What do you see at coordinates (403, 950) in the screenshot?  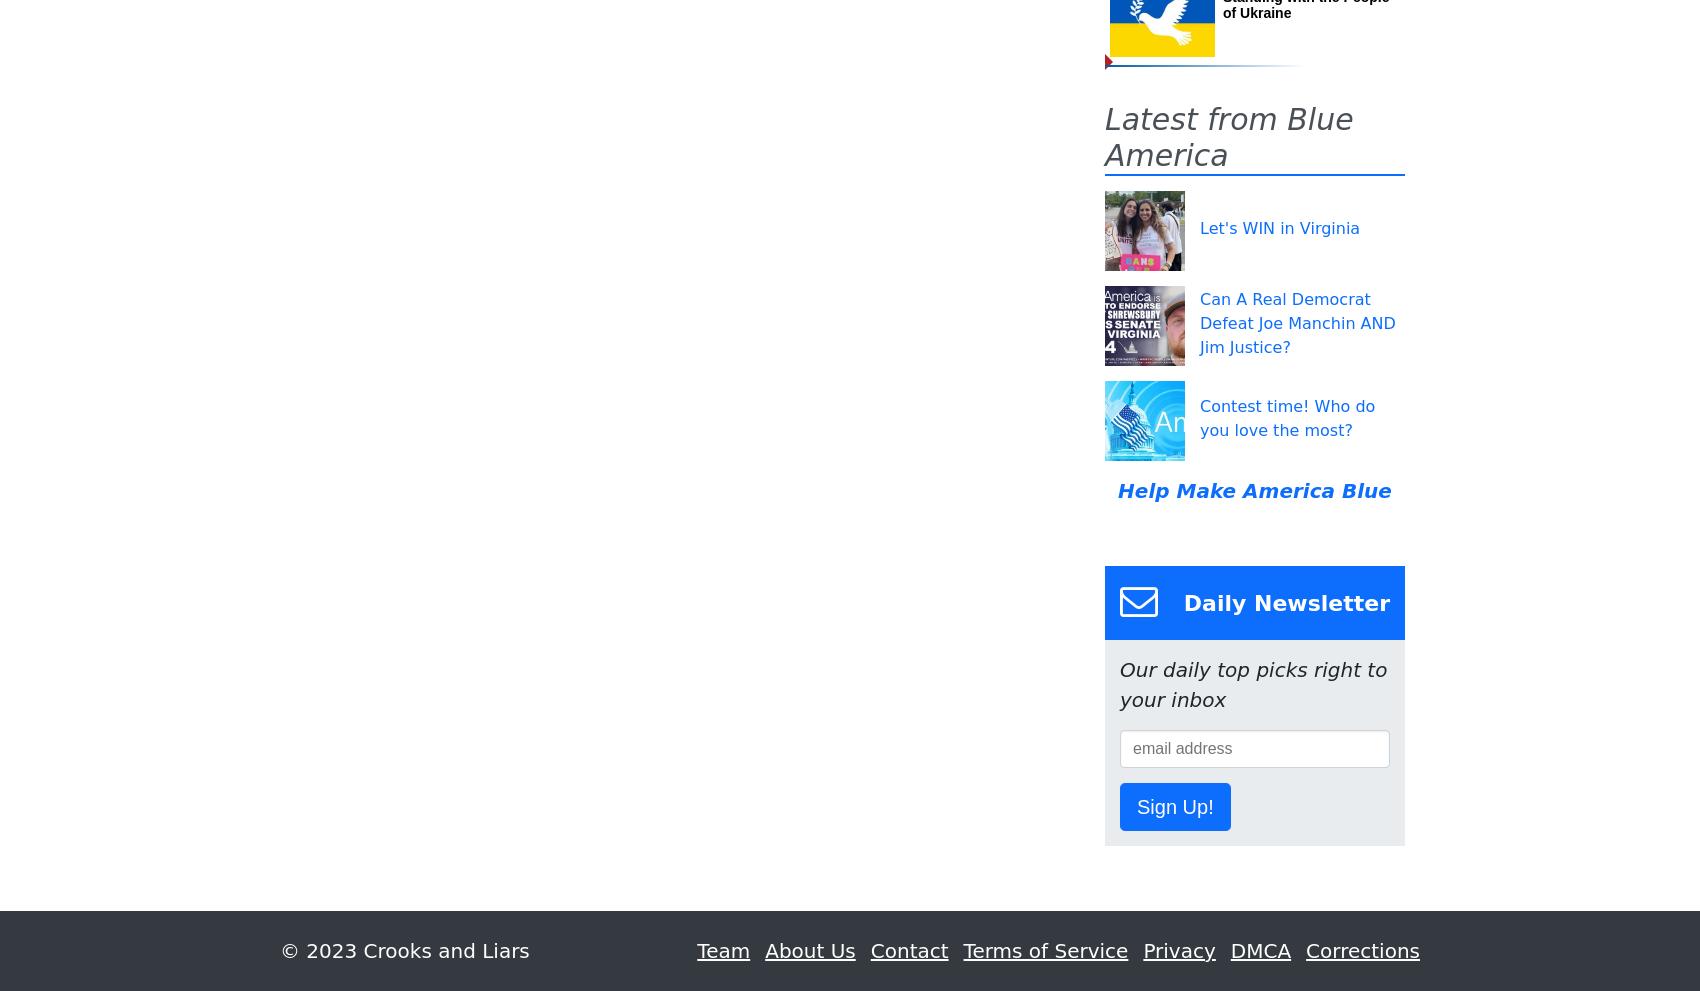 I see `'© 2023 Crooks and Liars'` at bounding box center [403, 950].